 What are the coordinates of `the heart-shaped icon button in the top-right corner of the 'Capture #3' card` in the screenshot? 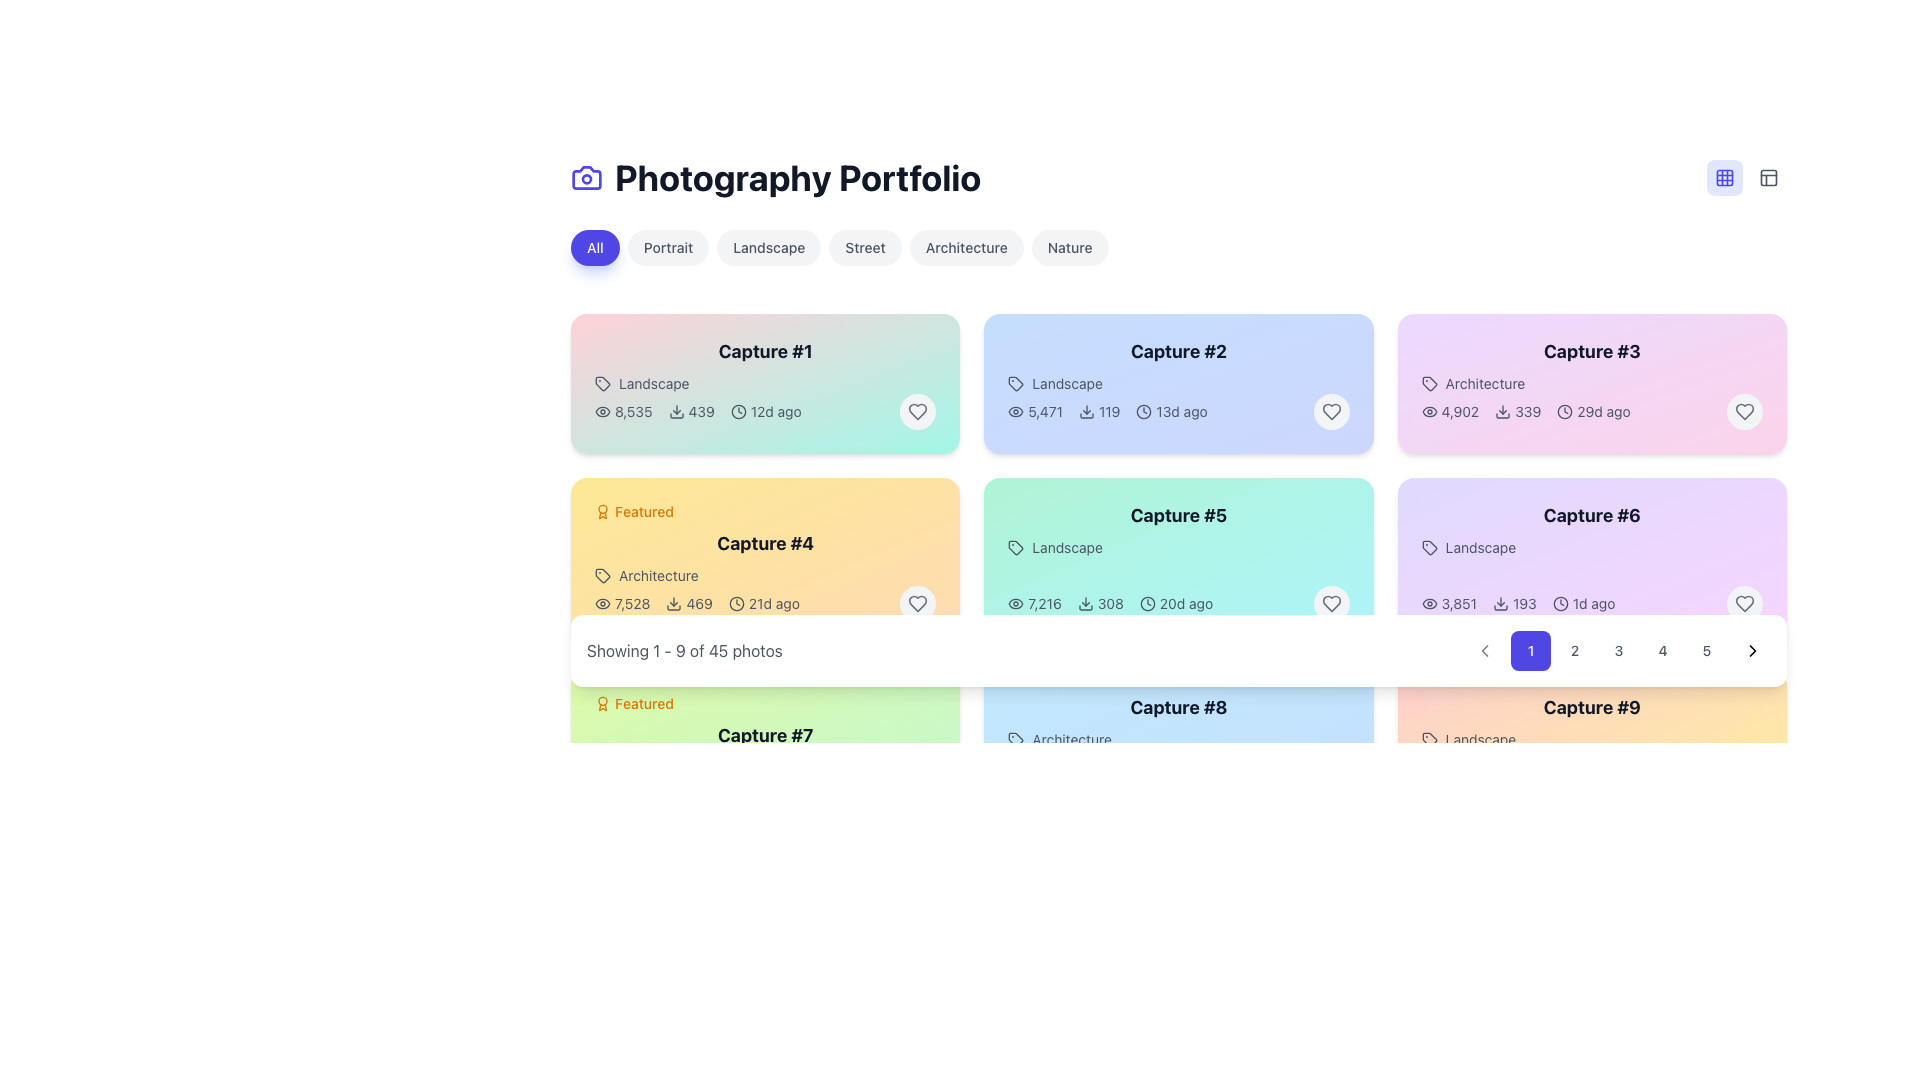 It's located at (1744, 411).